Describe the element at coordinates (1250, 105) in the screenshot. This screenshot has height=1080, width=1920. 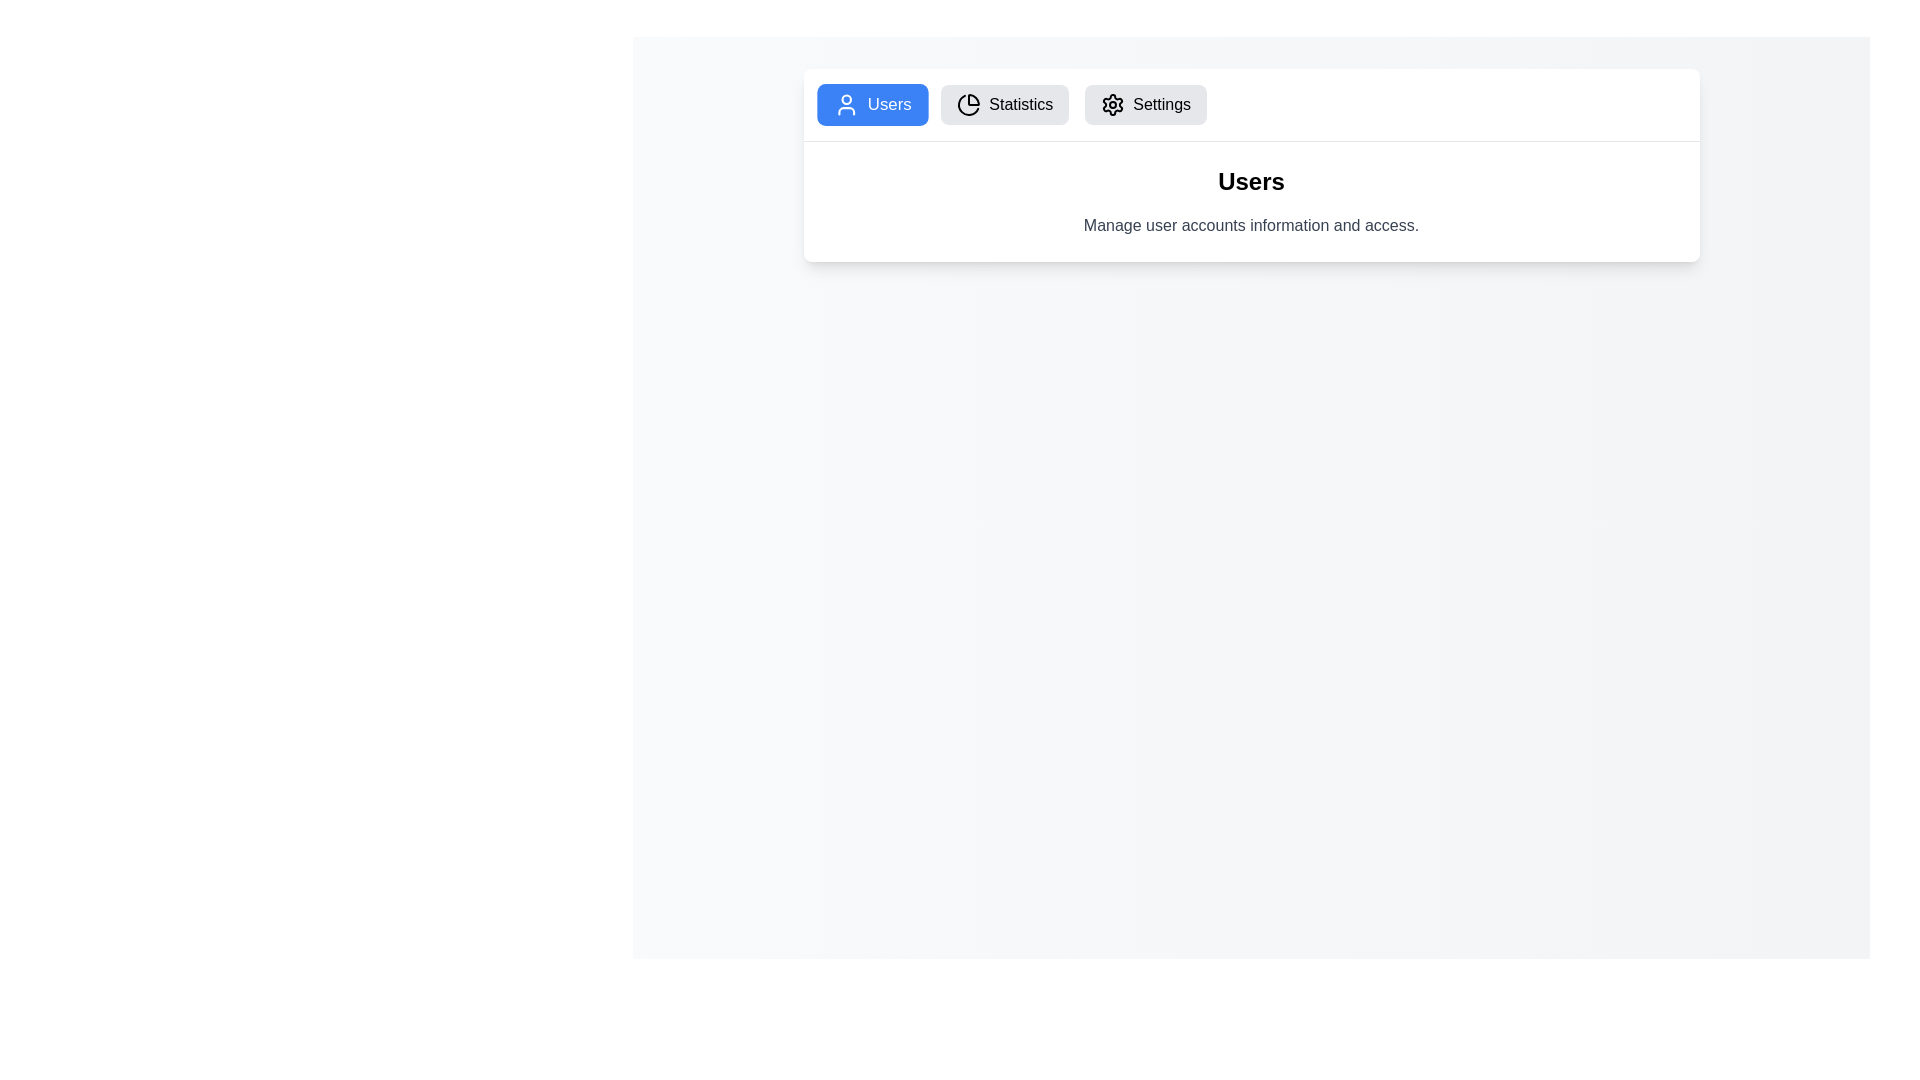
I see `the 'Settings' button in the navigation bar, which is styled with a gray background and is the third button from the left` at that location.